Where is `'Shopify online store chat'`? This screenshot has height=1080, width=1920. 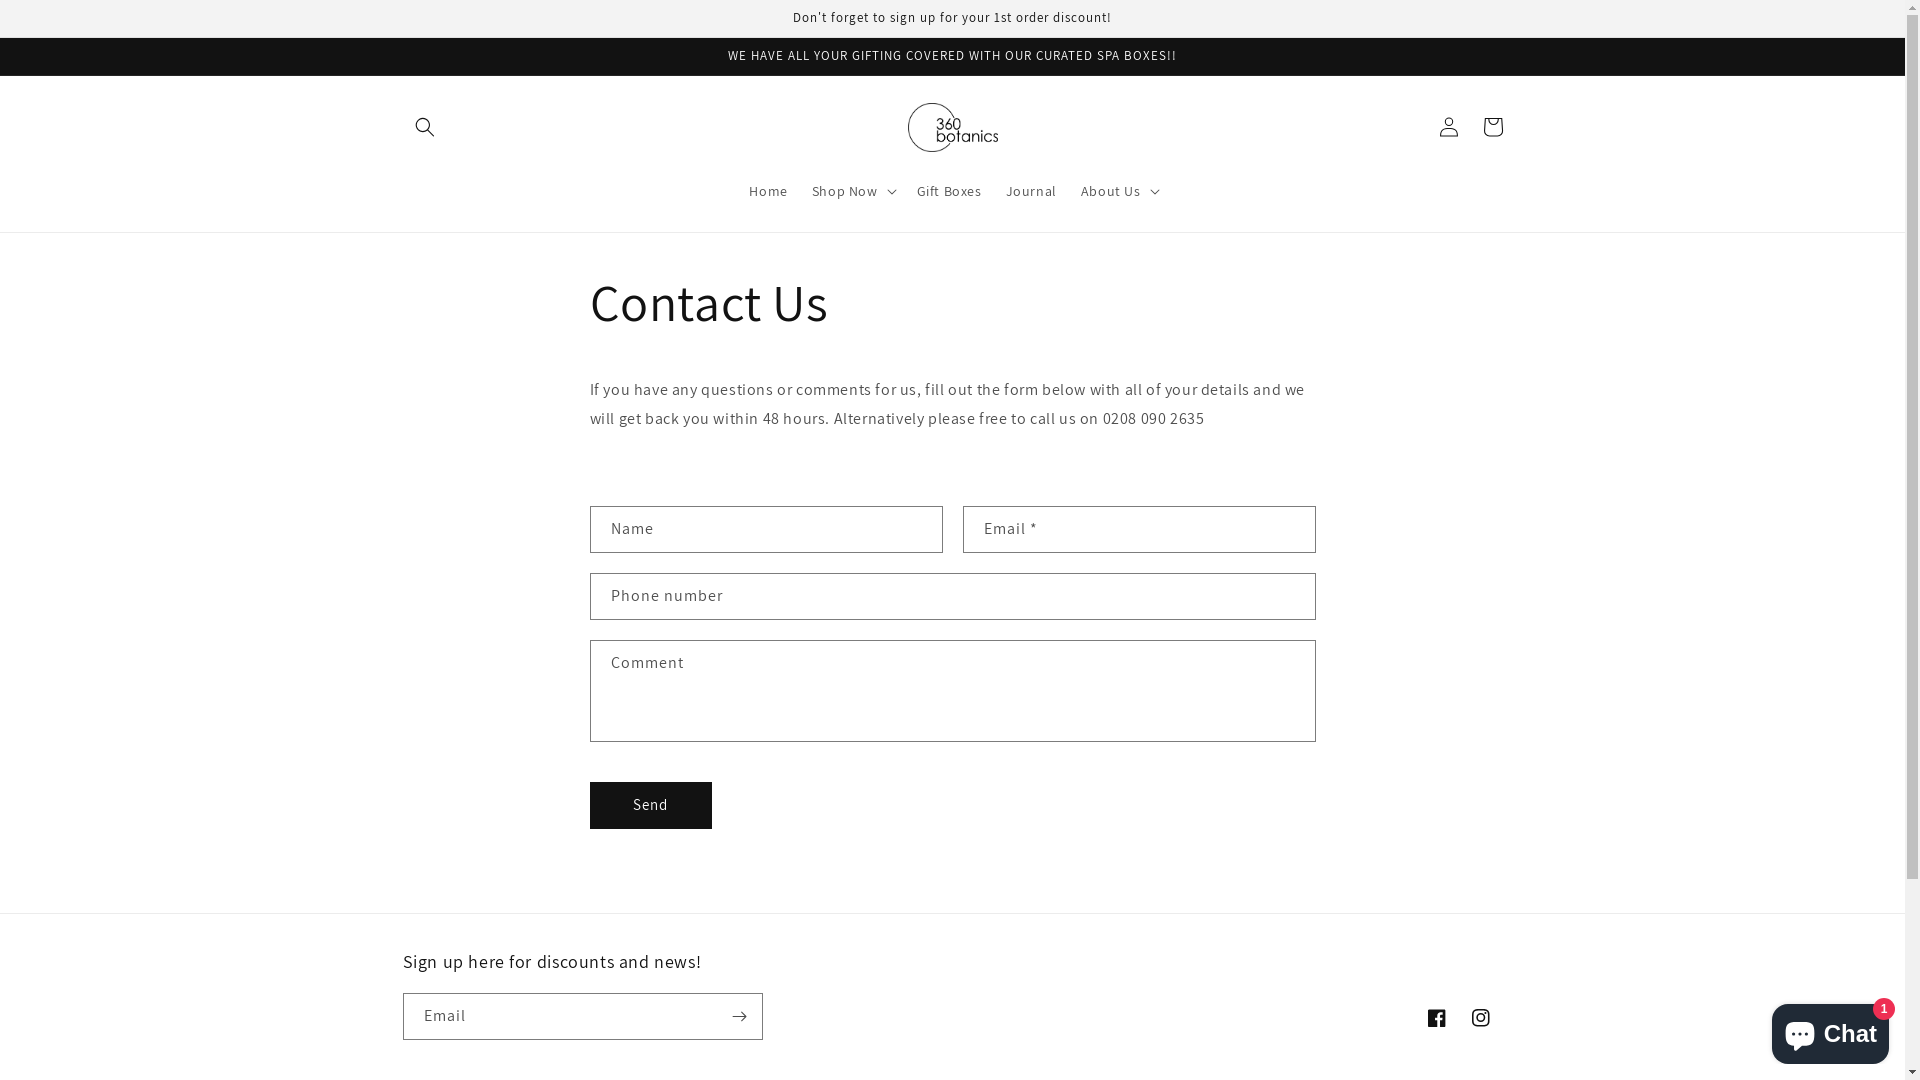 'Shopify online store chat' is located at coordinates (1830, 1029).